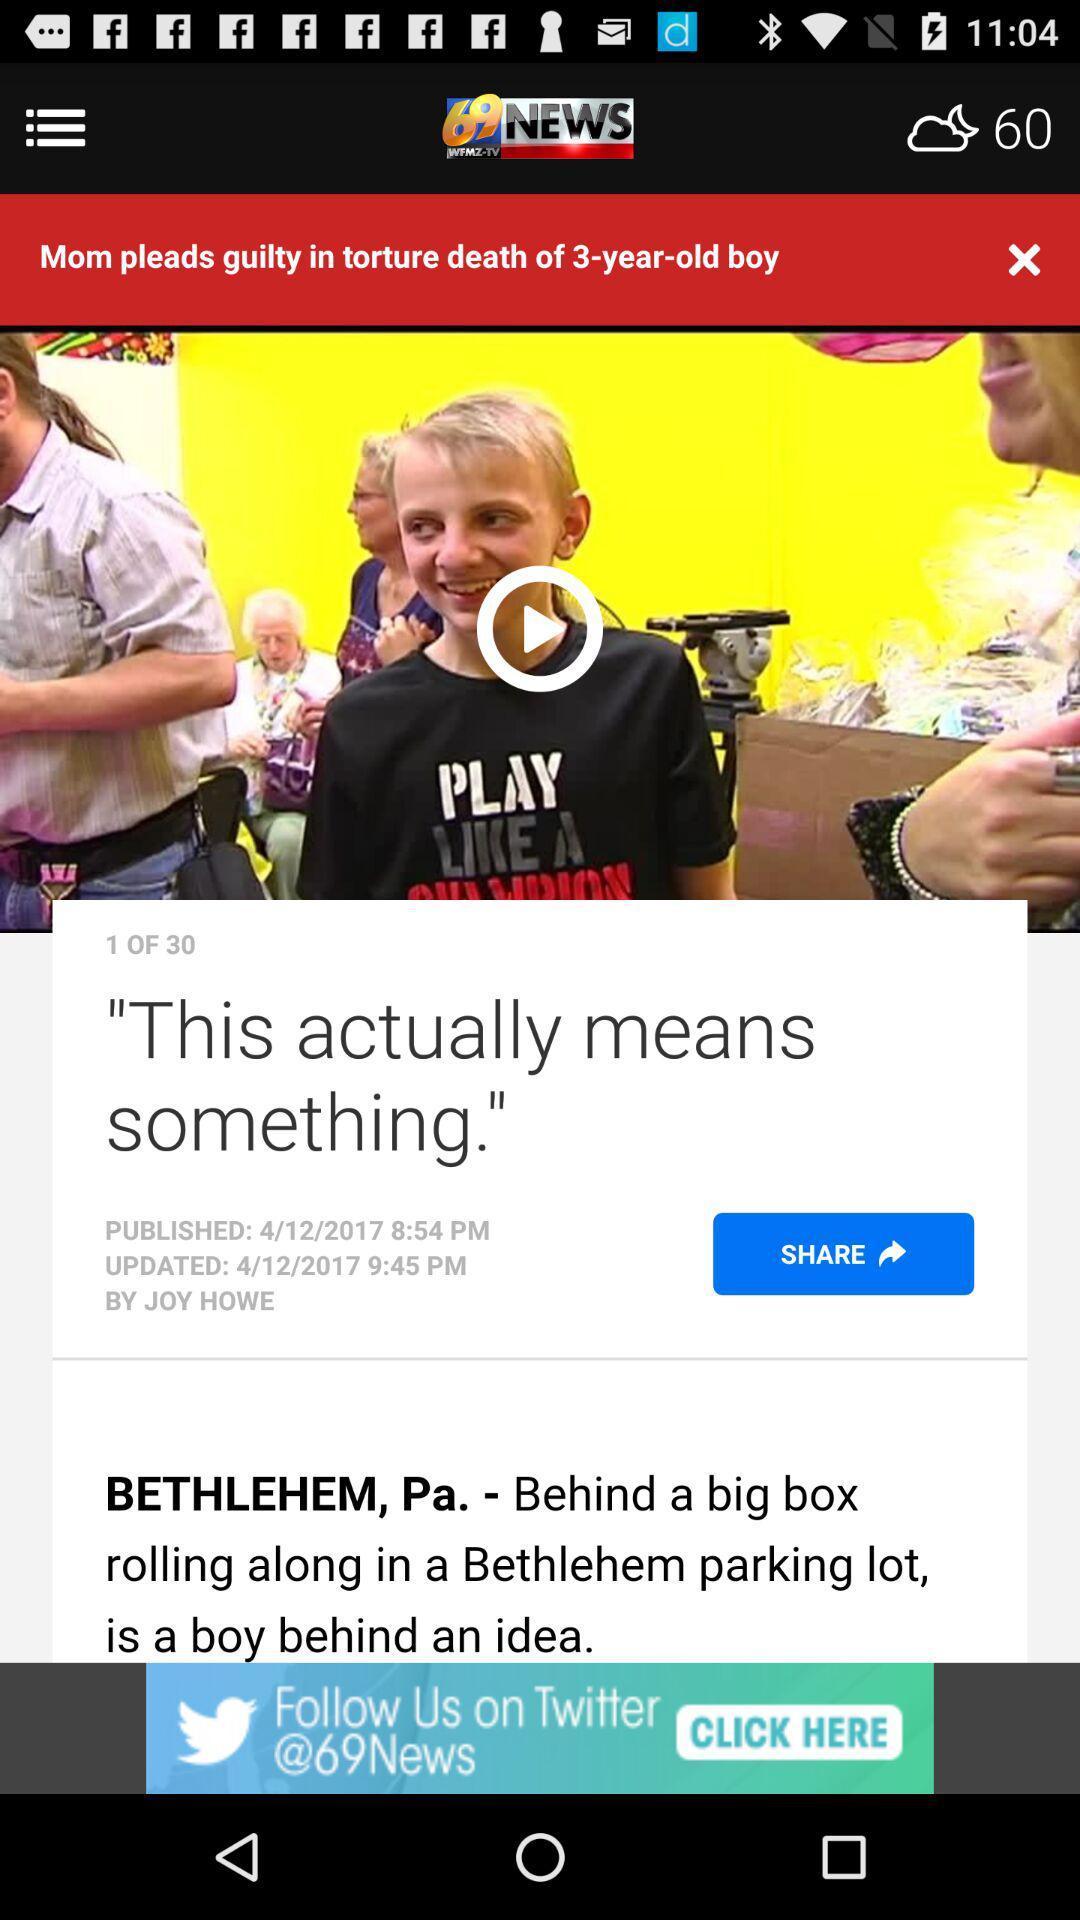 This screenshot has height=1920, width=1080. What do you see at coordinates (540, 1727) in the screenshot?
I see `open advertisement` at bounding box center [540, 1727].